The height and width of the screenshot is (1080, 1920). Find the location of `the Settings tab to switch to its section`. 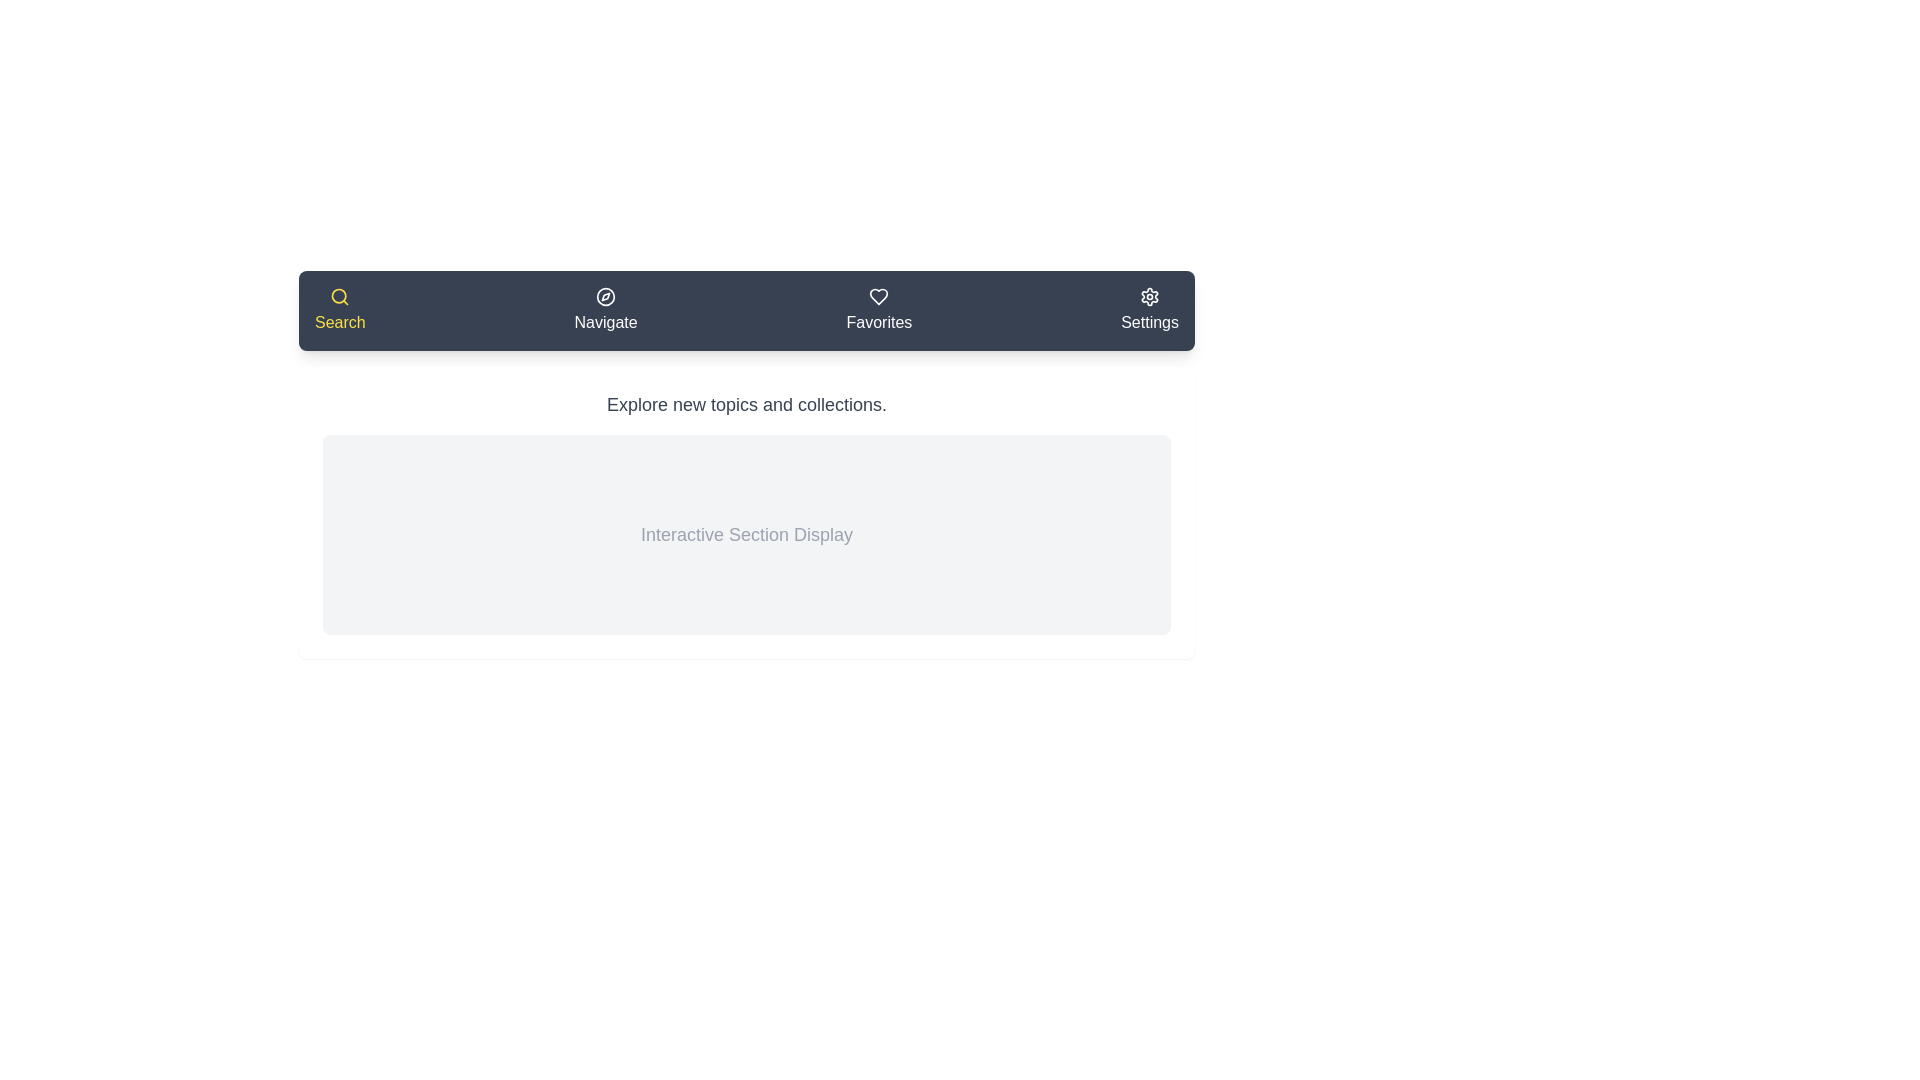

the Settings tab to switch to its section is located at coordinates (1150, 311).